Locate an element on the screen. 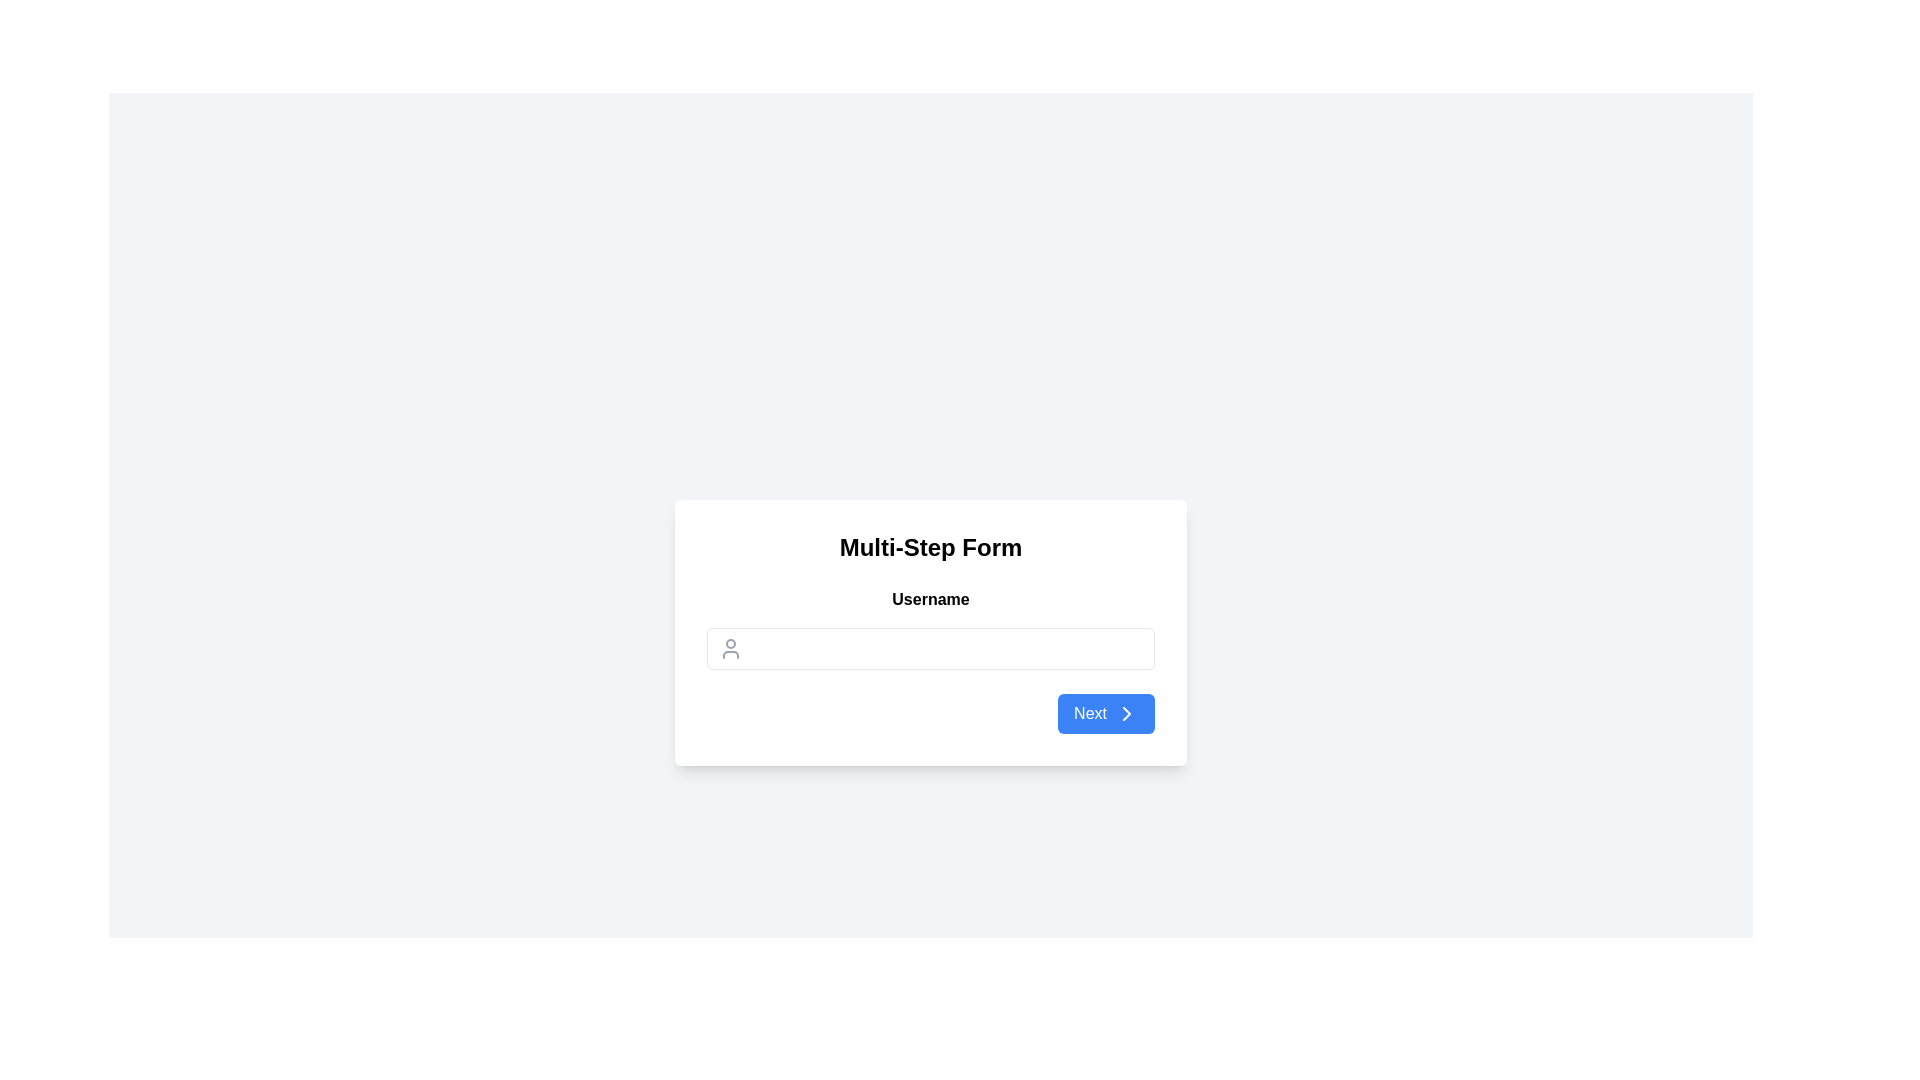 The height and width of the screenshot is (1080, 1920). the right-pointing chevron arrow icon, which is located within the blue 'Next' button at the bottom right of the form interface is located at coordinates (1127, 712).